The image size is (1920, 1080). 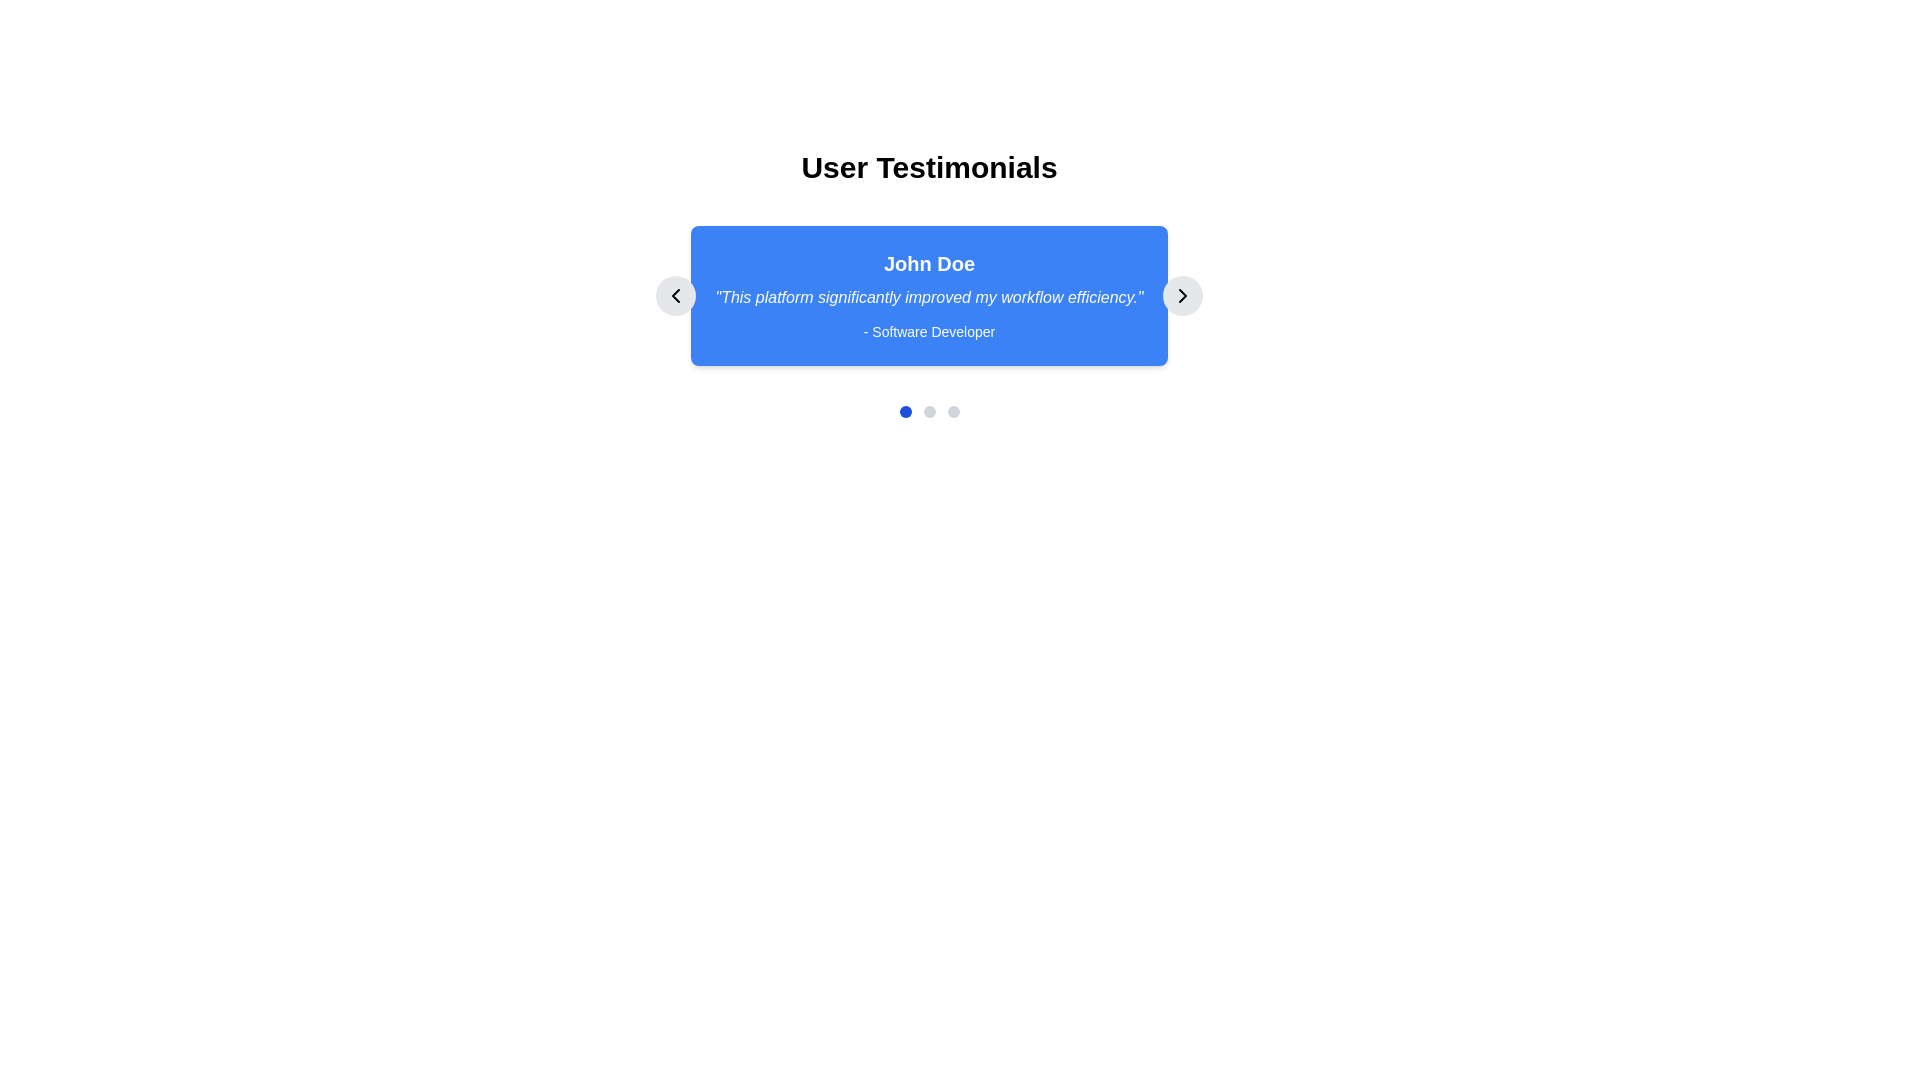 What do you see at coordinates (1182, 296) in the screenshot?
I see `the right-facing chevron arrow button within the circular button on the right side of the testimonial card` at bounding box center [1182, 296].